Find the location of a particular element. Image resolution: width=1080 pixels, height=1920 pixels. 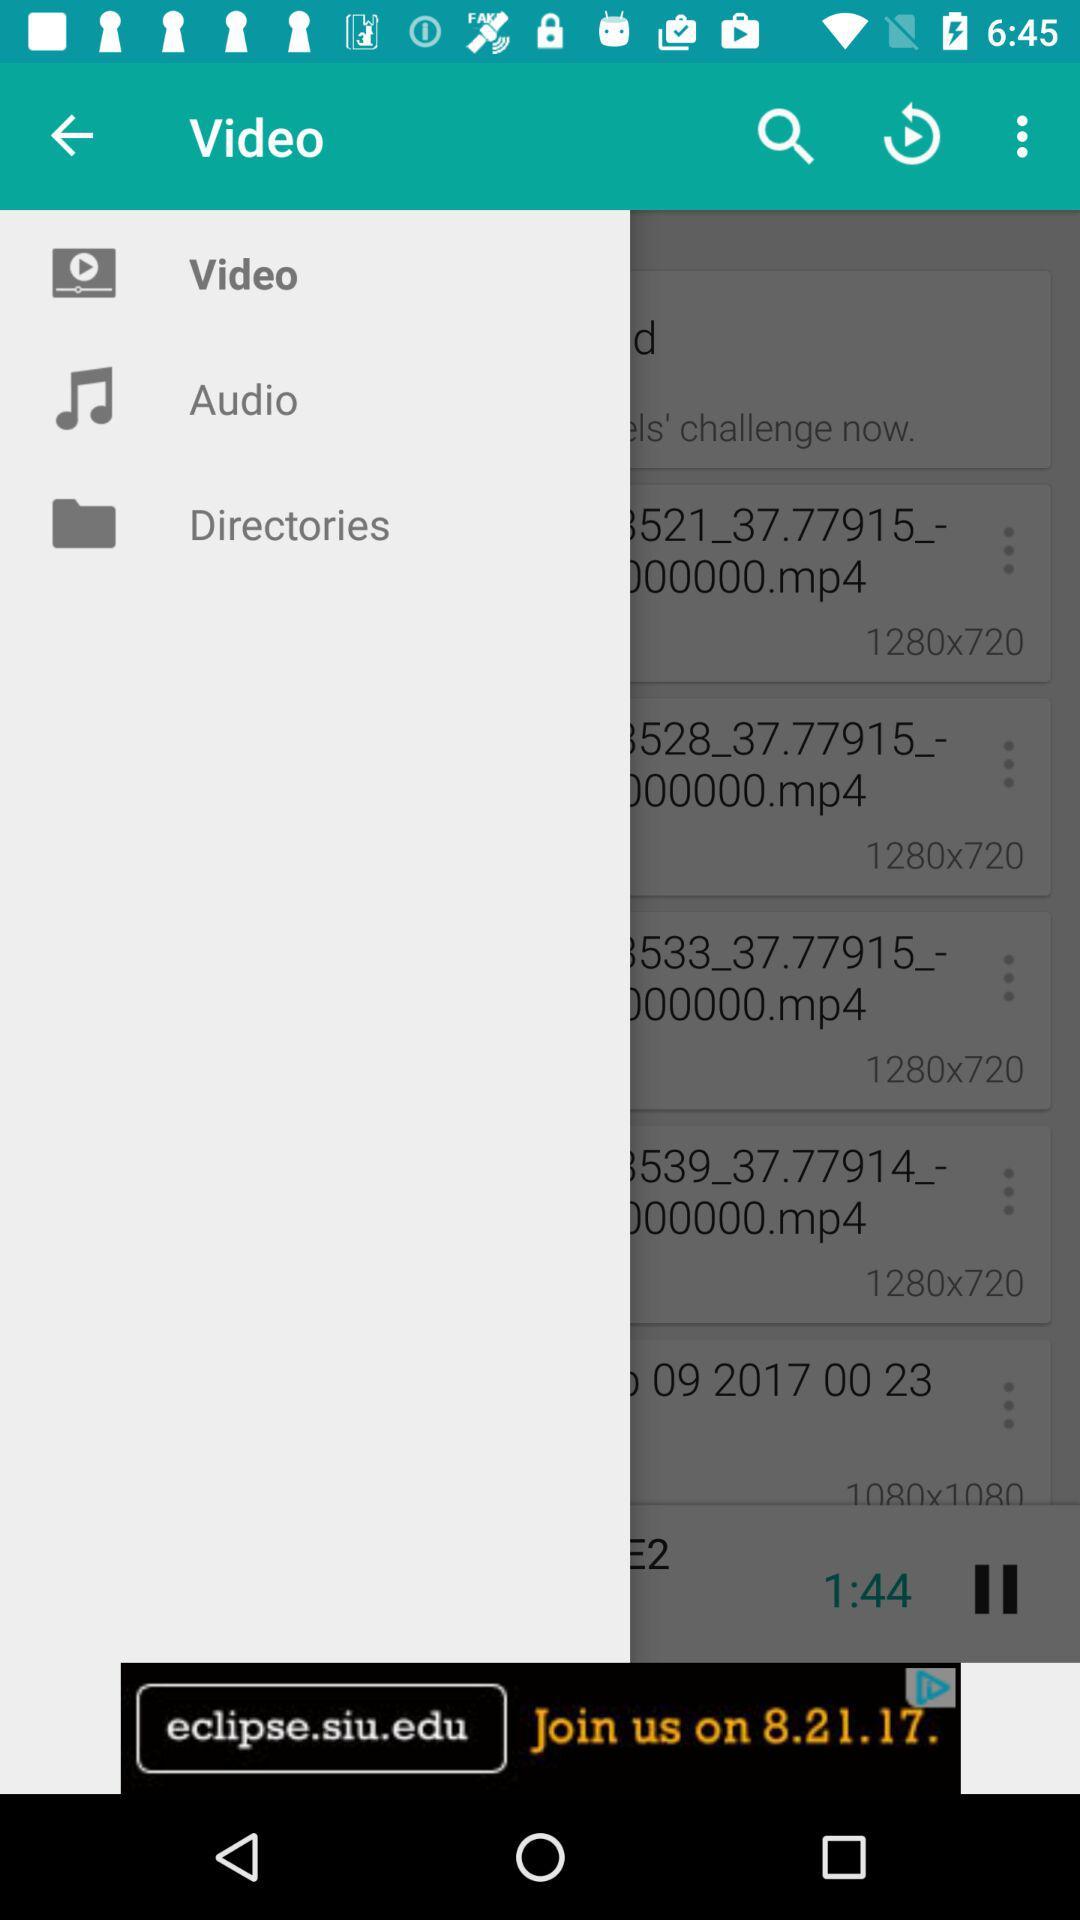

the pause icon is located at coordinates (995, 1588).